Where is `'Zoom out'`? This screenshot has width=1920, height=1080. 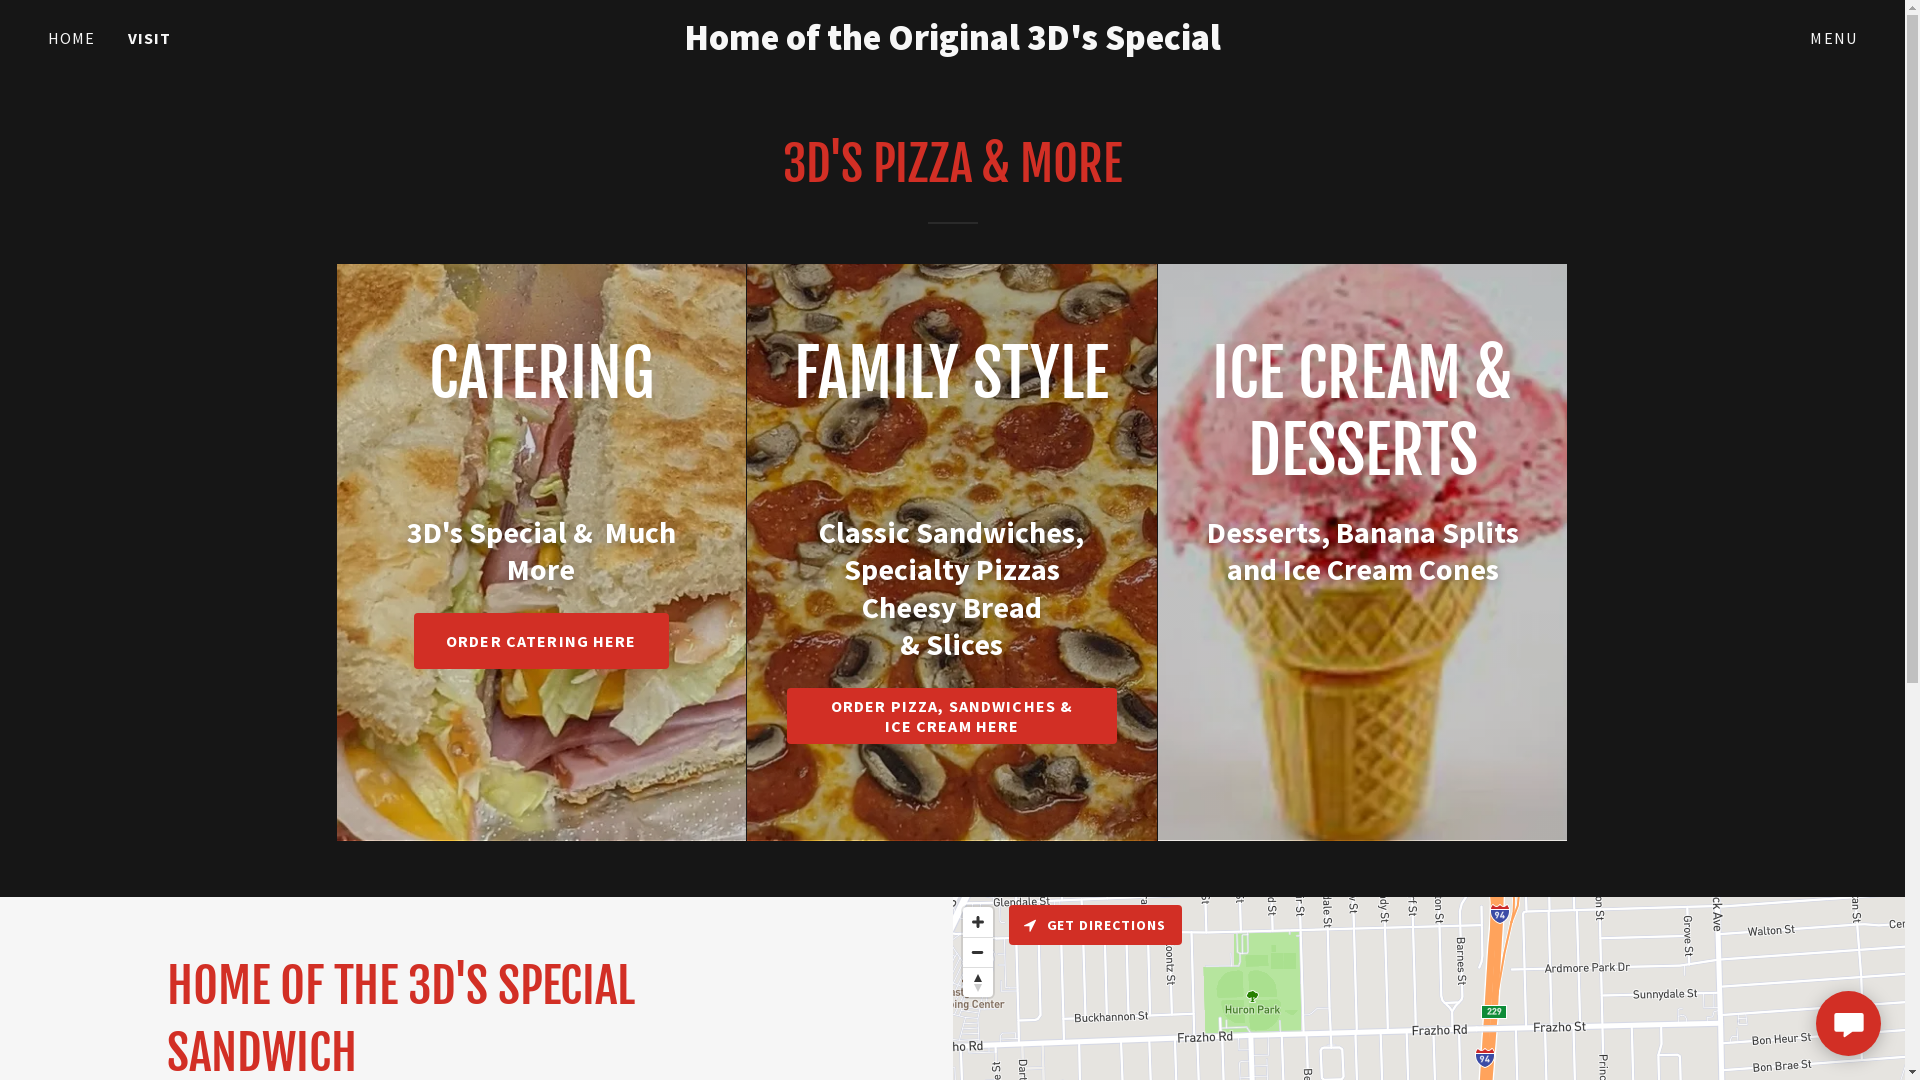 'Zoom out' is located at coordinates (977, 951).